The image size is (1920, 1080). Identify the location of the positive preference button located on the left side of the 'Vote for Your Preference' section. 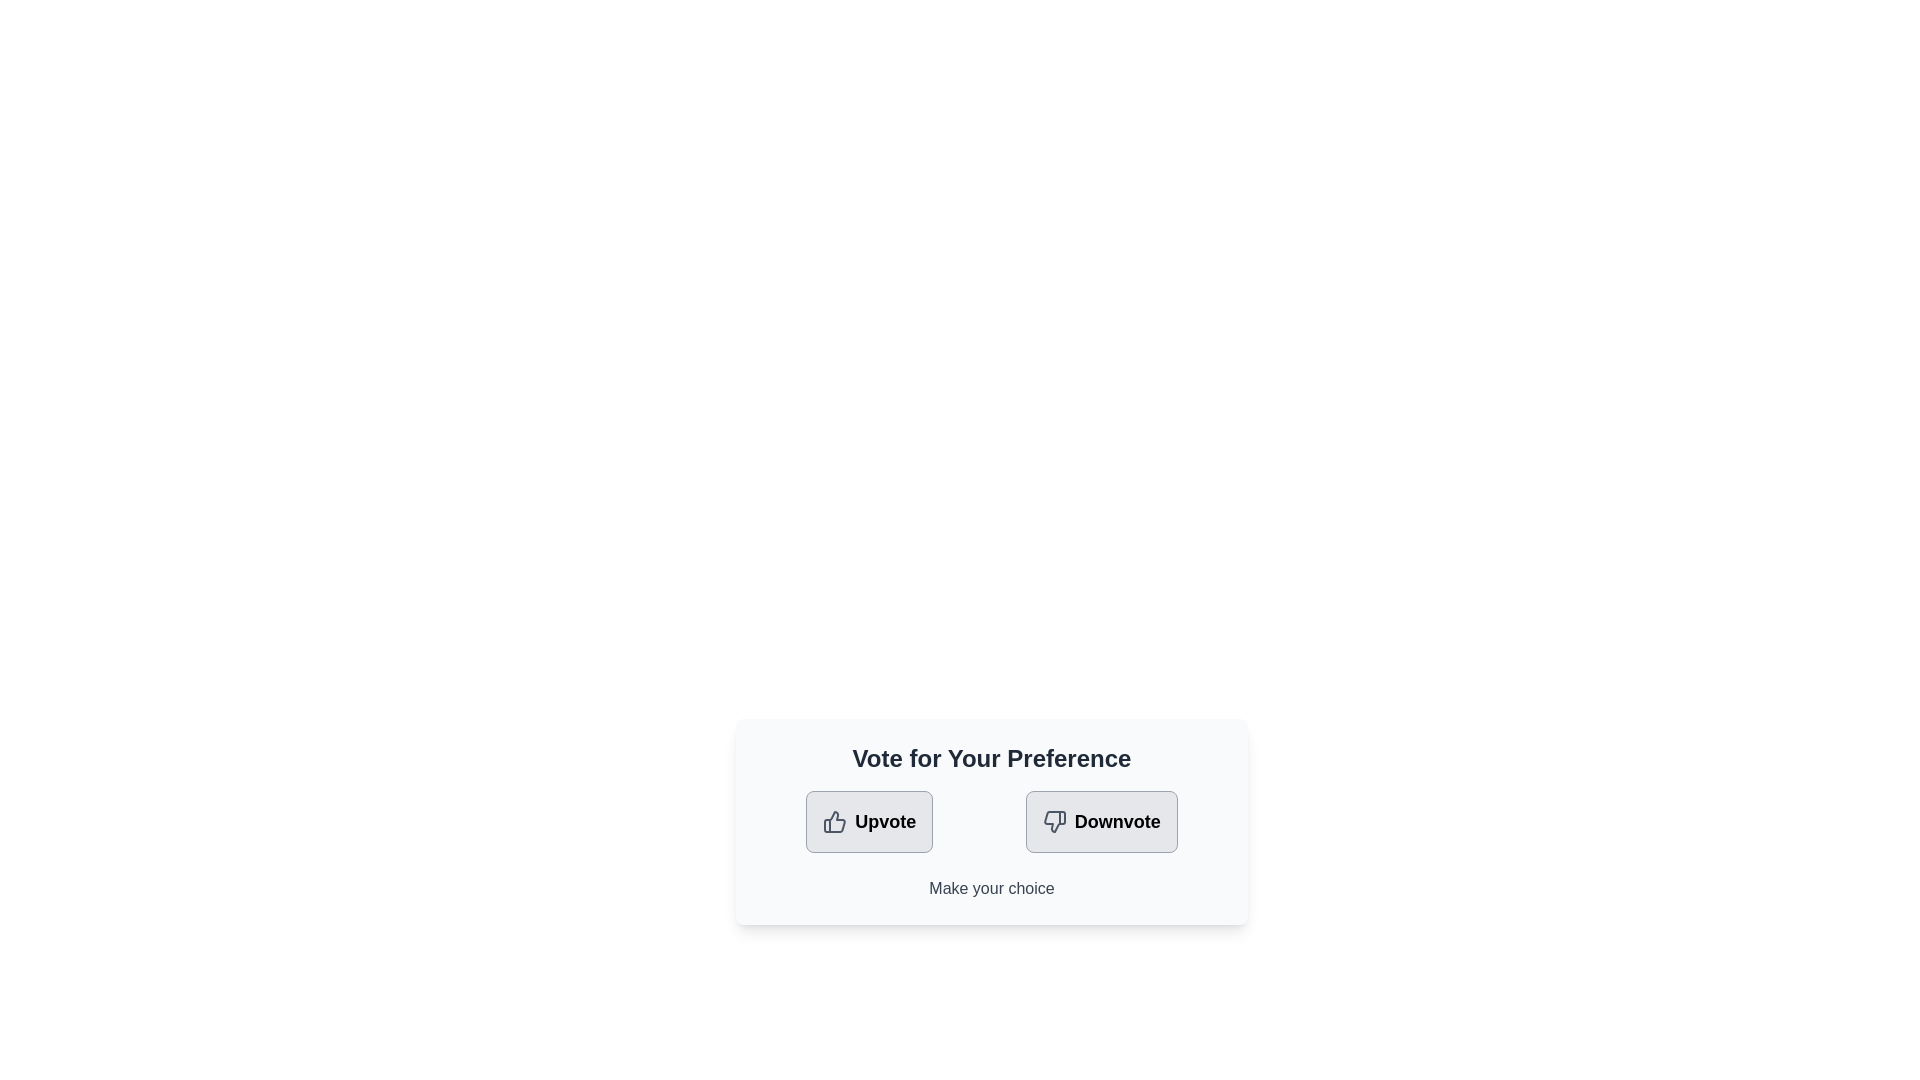
(869, 821).